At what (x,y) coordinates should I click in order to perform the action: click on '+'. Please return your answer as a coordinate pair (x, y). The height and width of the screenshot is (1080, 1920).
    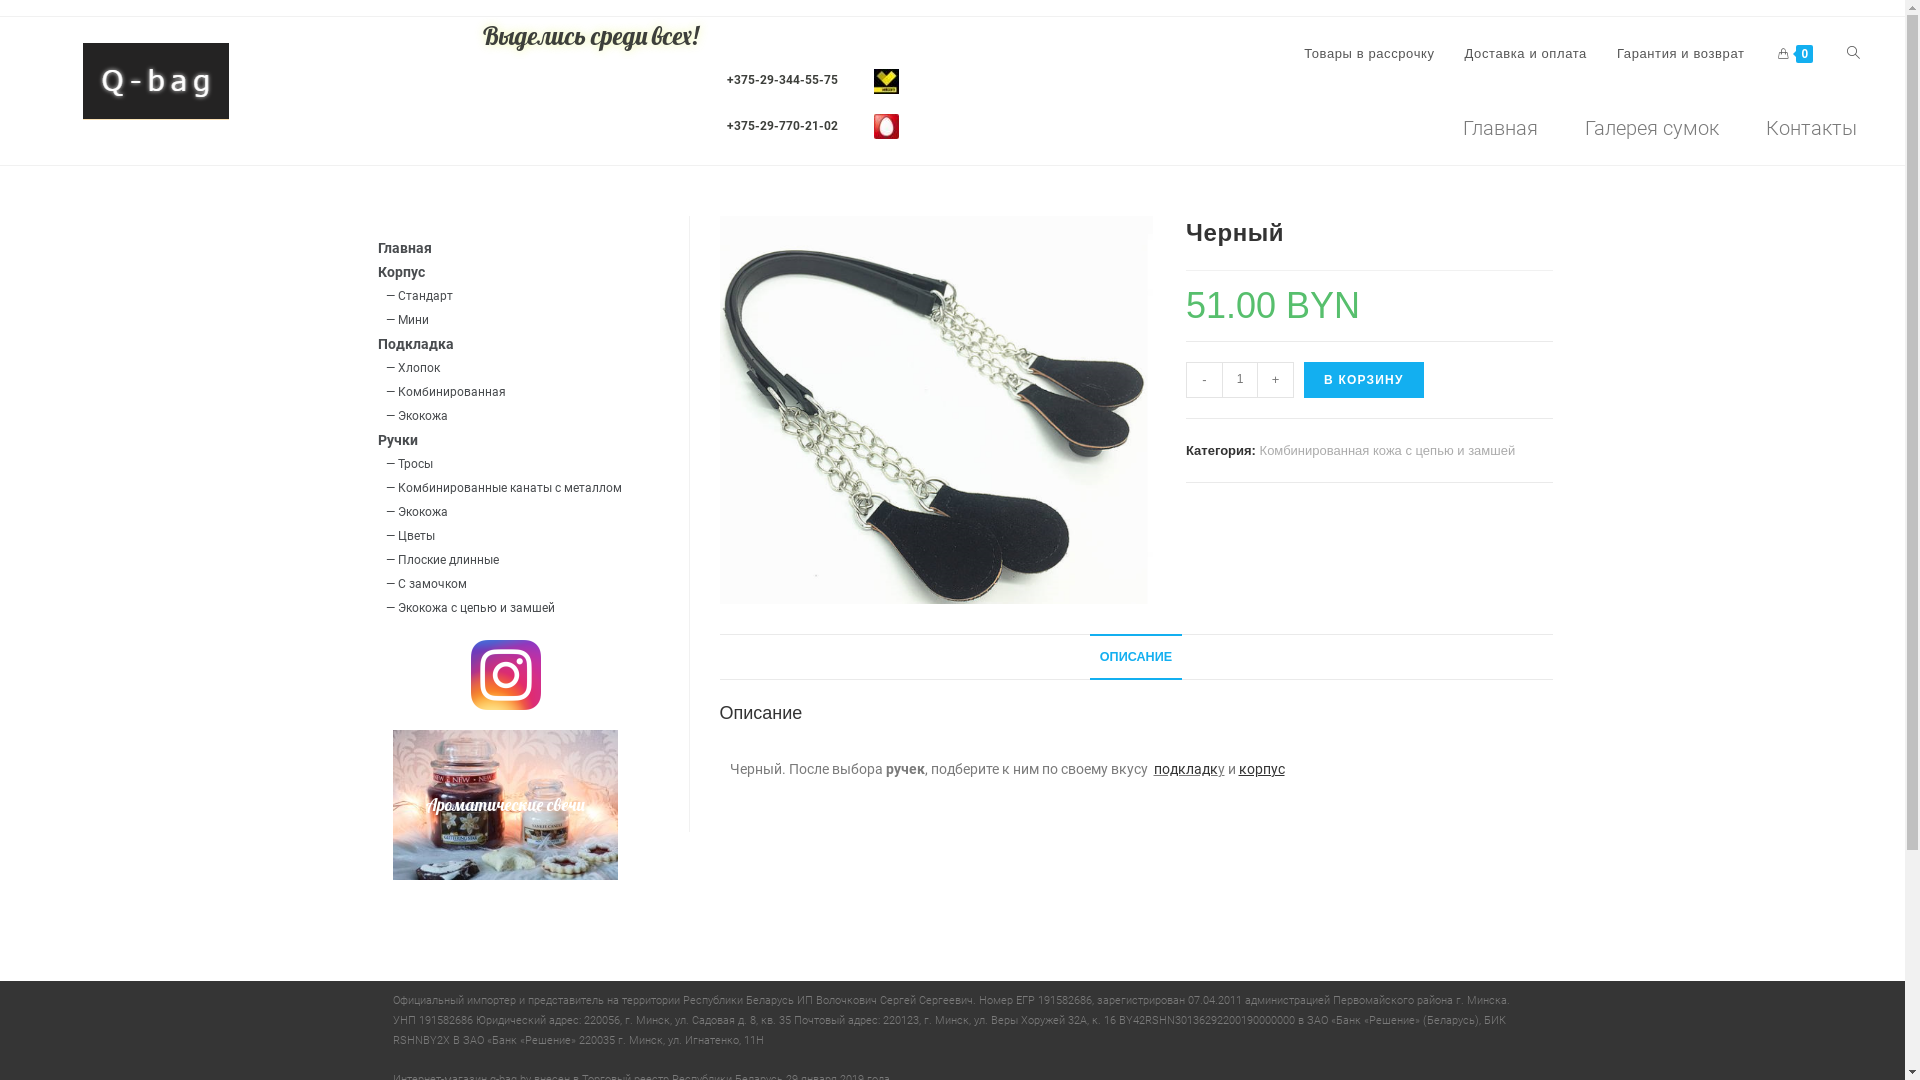
    Looking at the image, I should click on (1275, 380).